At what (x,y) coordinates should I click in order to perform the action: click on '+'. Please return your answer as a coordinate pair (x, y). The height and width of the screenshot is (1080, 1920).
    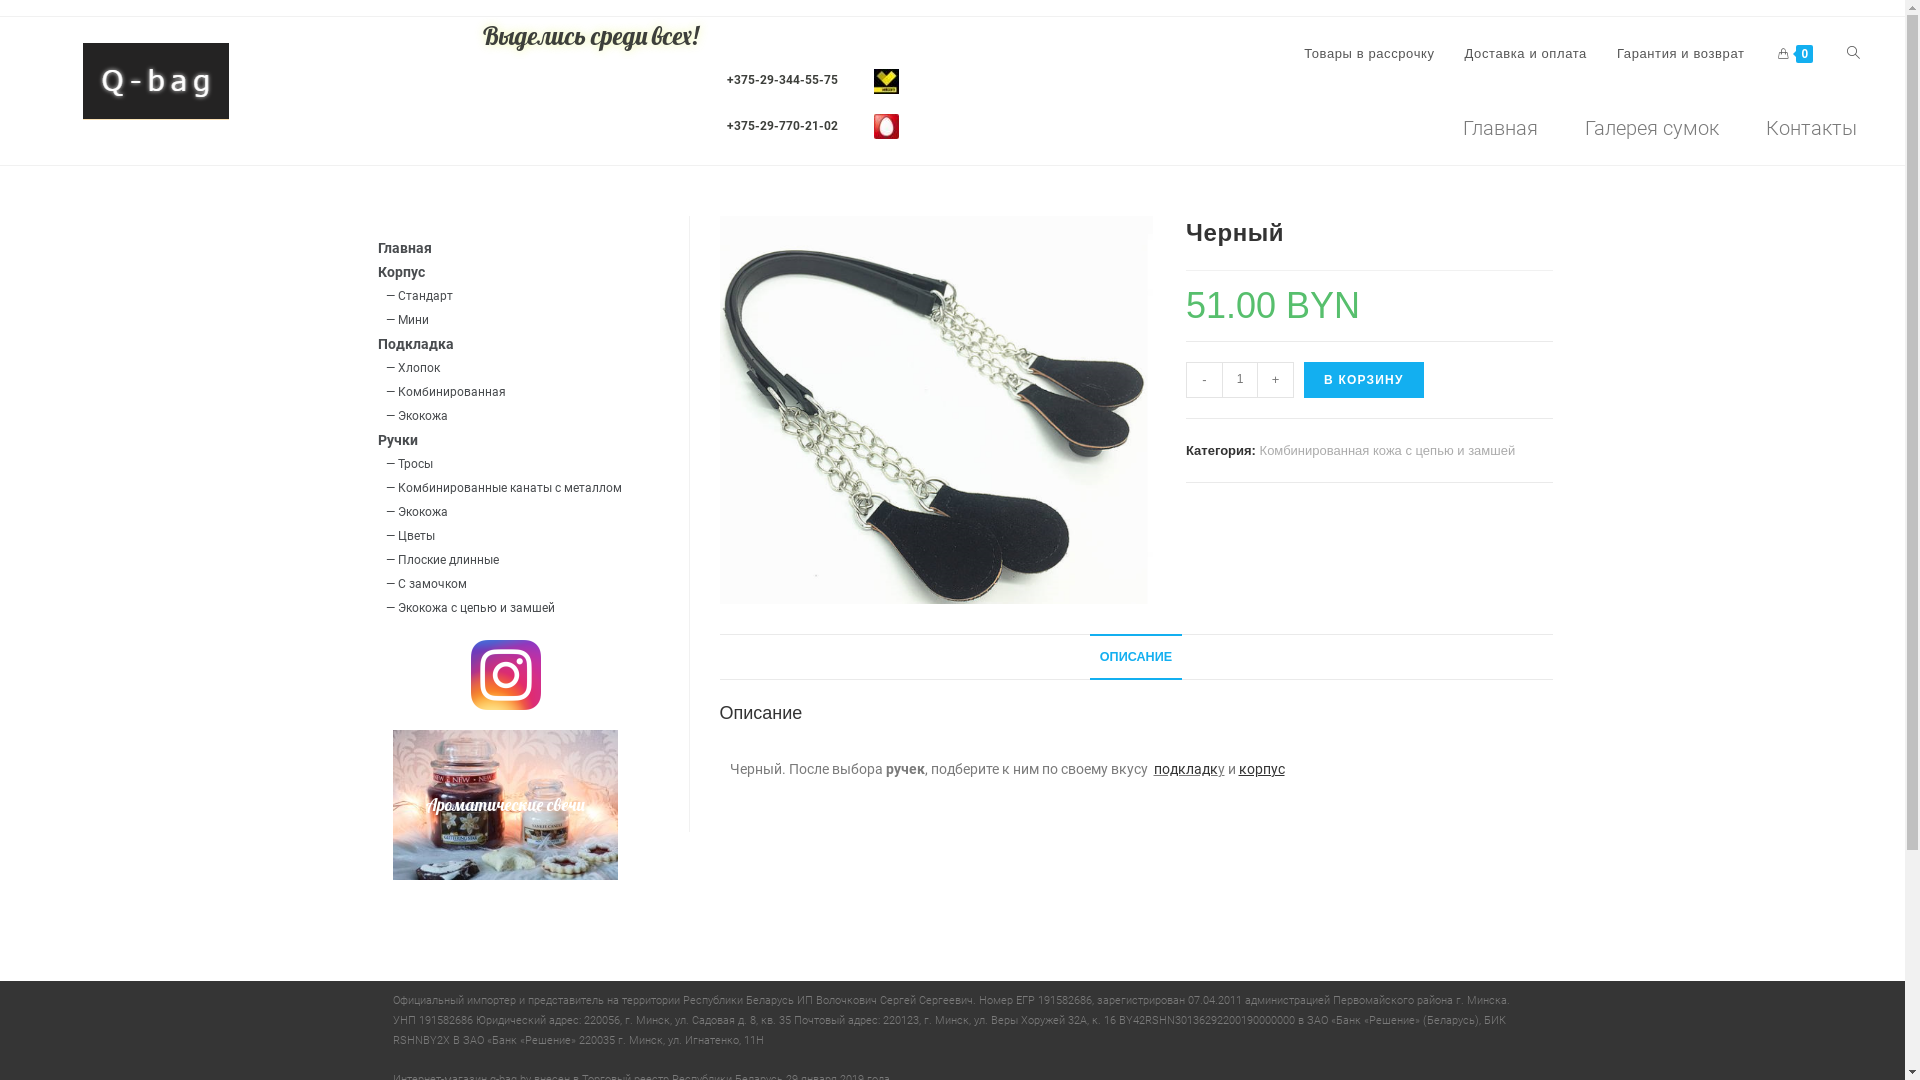
    Looking at the image, I should click on (1275, 380).